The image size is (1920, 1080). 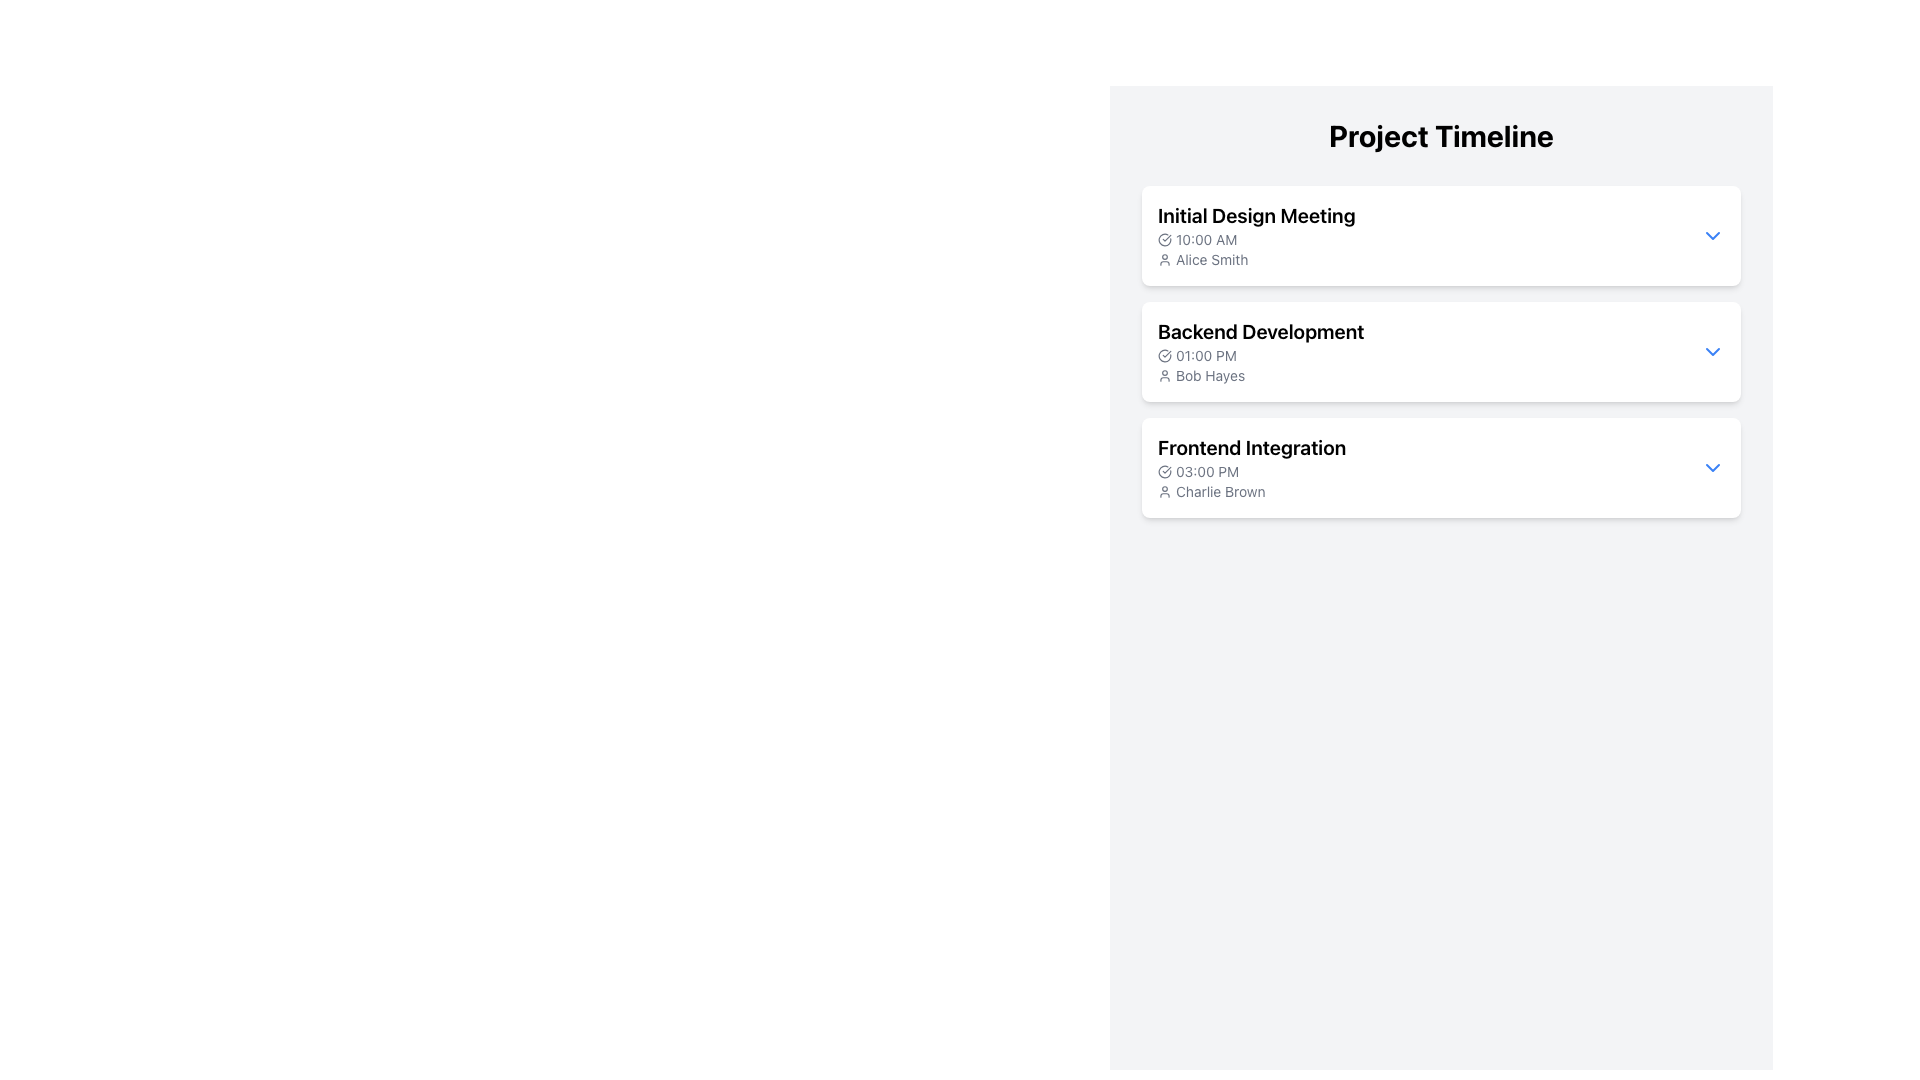 I want to click on text element indicating the subject or event name ('Backend Development'), which is the title of the second card in a vertical list of similar components, so click(x=1260, y=330).